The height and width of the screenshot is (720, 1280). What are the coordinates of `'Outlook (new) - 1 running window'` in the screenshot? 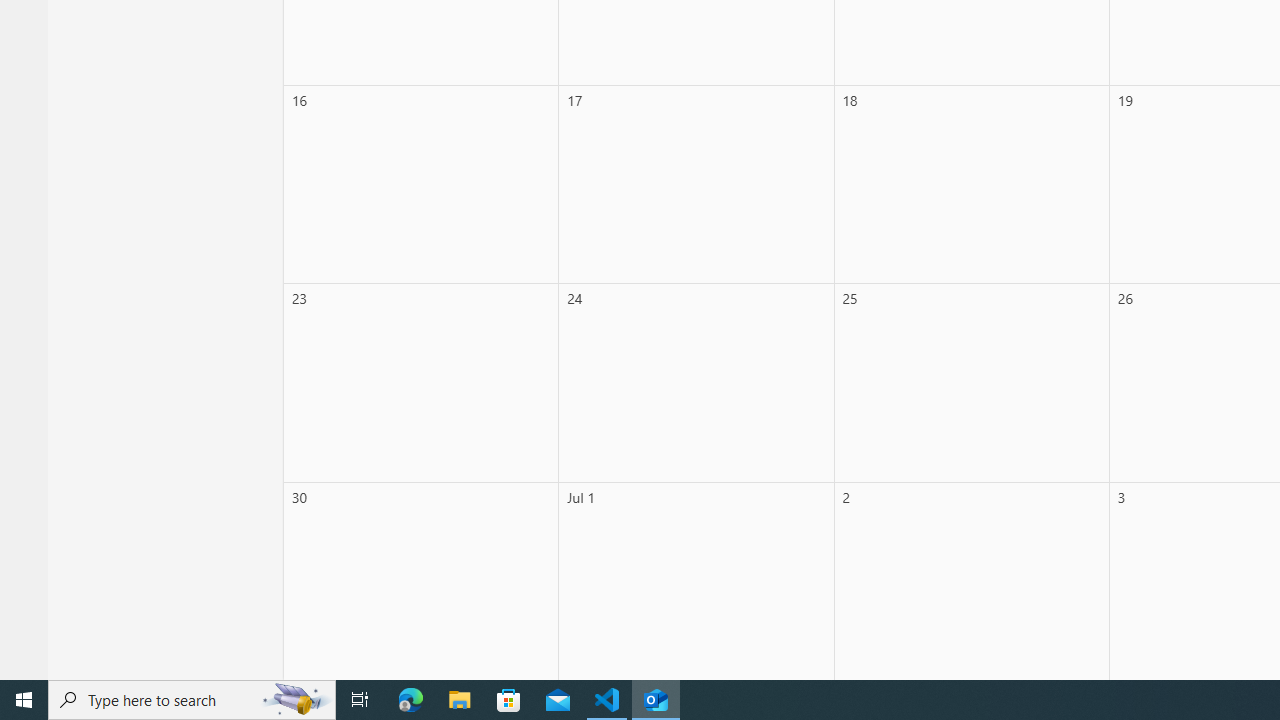 It's located at (656, 698).